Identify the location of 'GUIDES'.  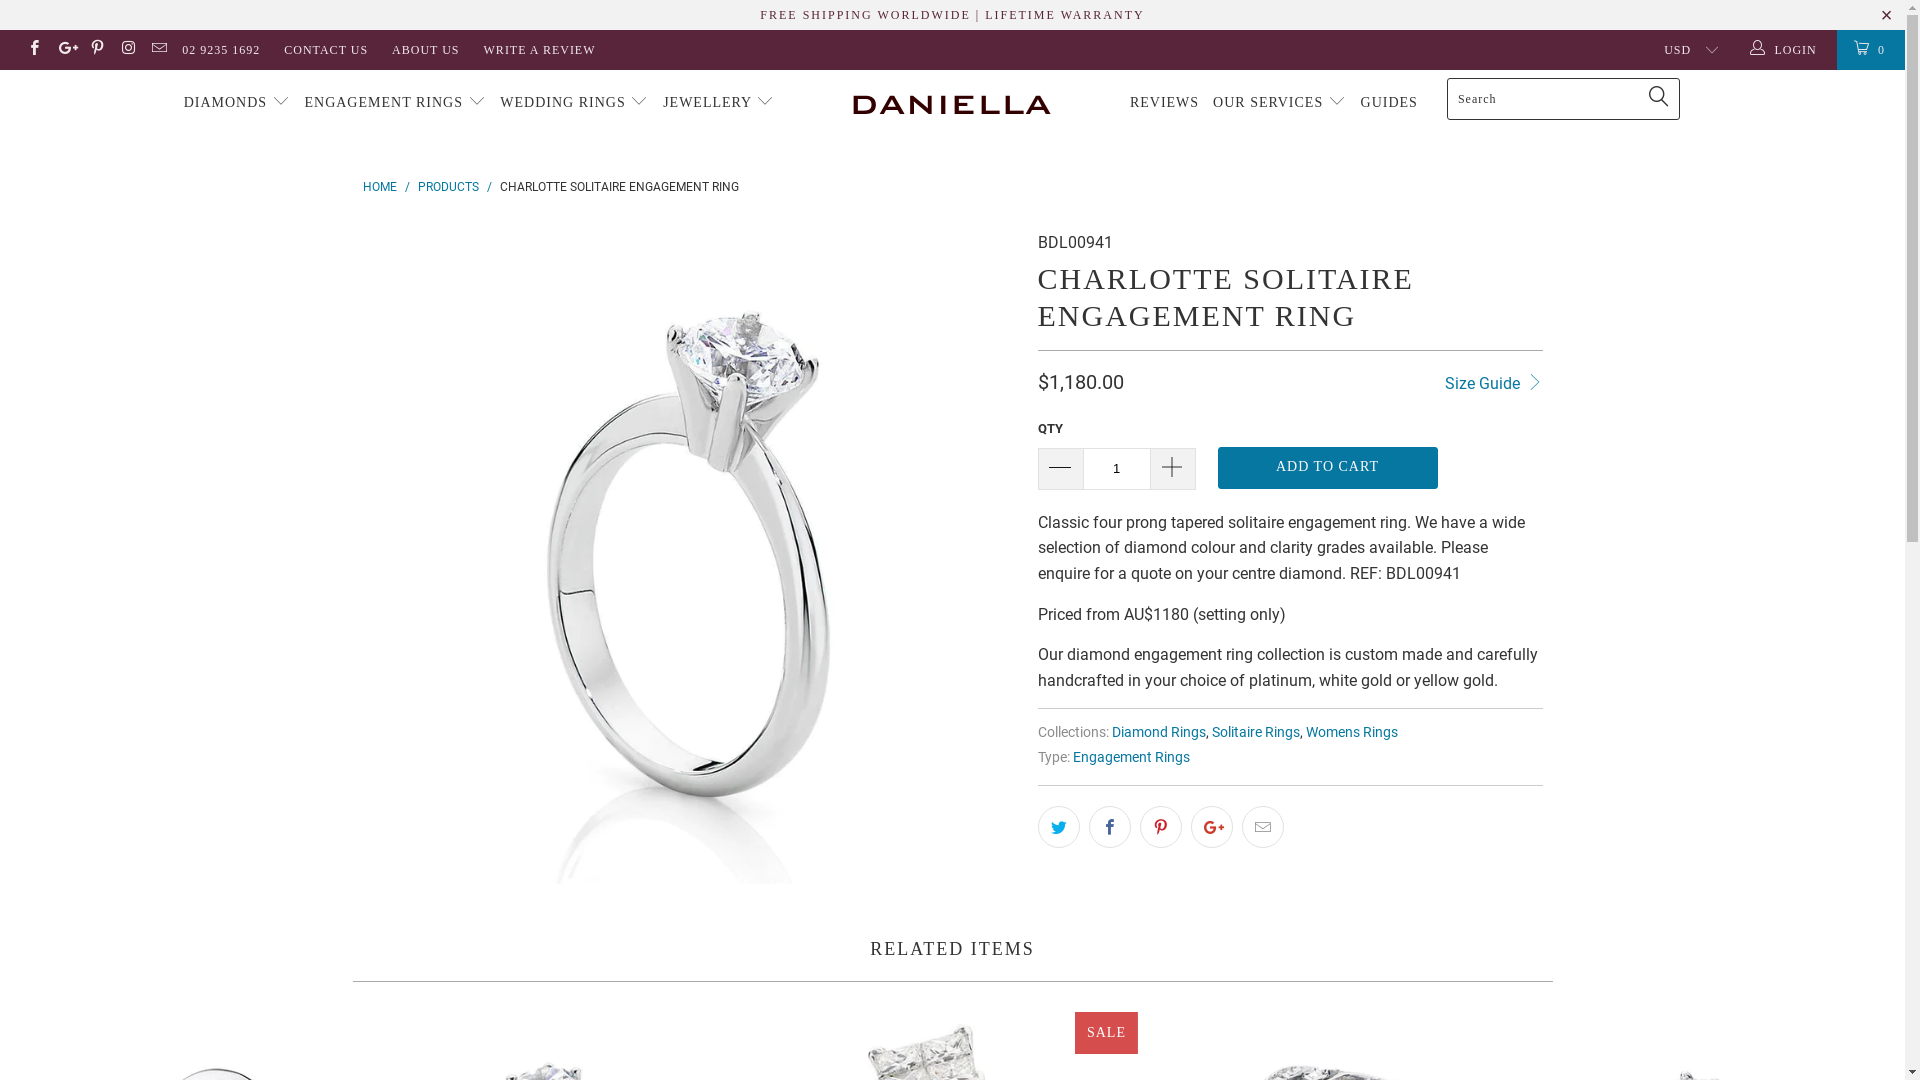
(1388, 103).